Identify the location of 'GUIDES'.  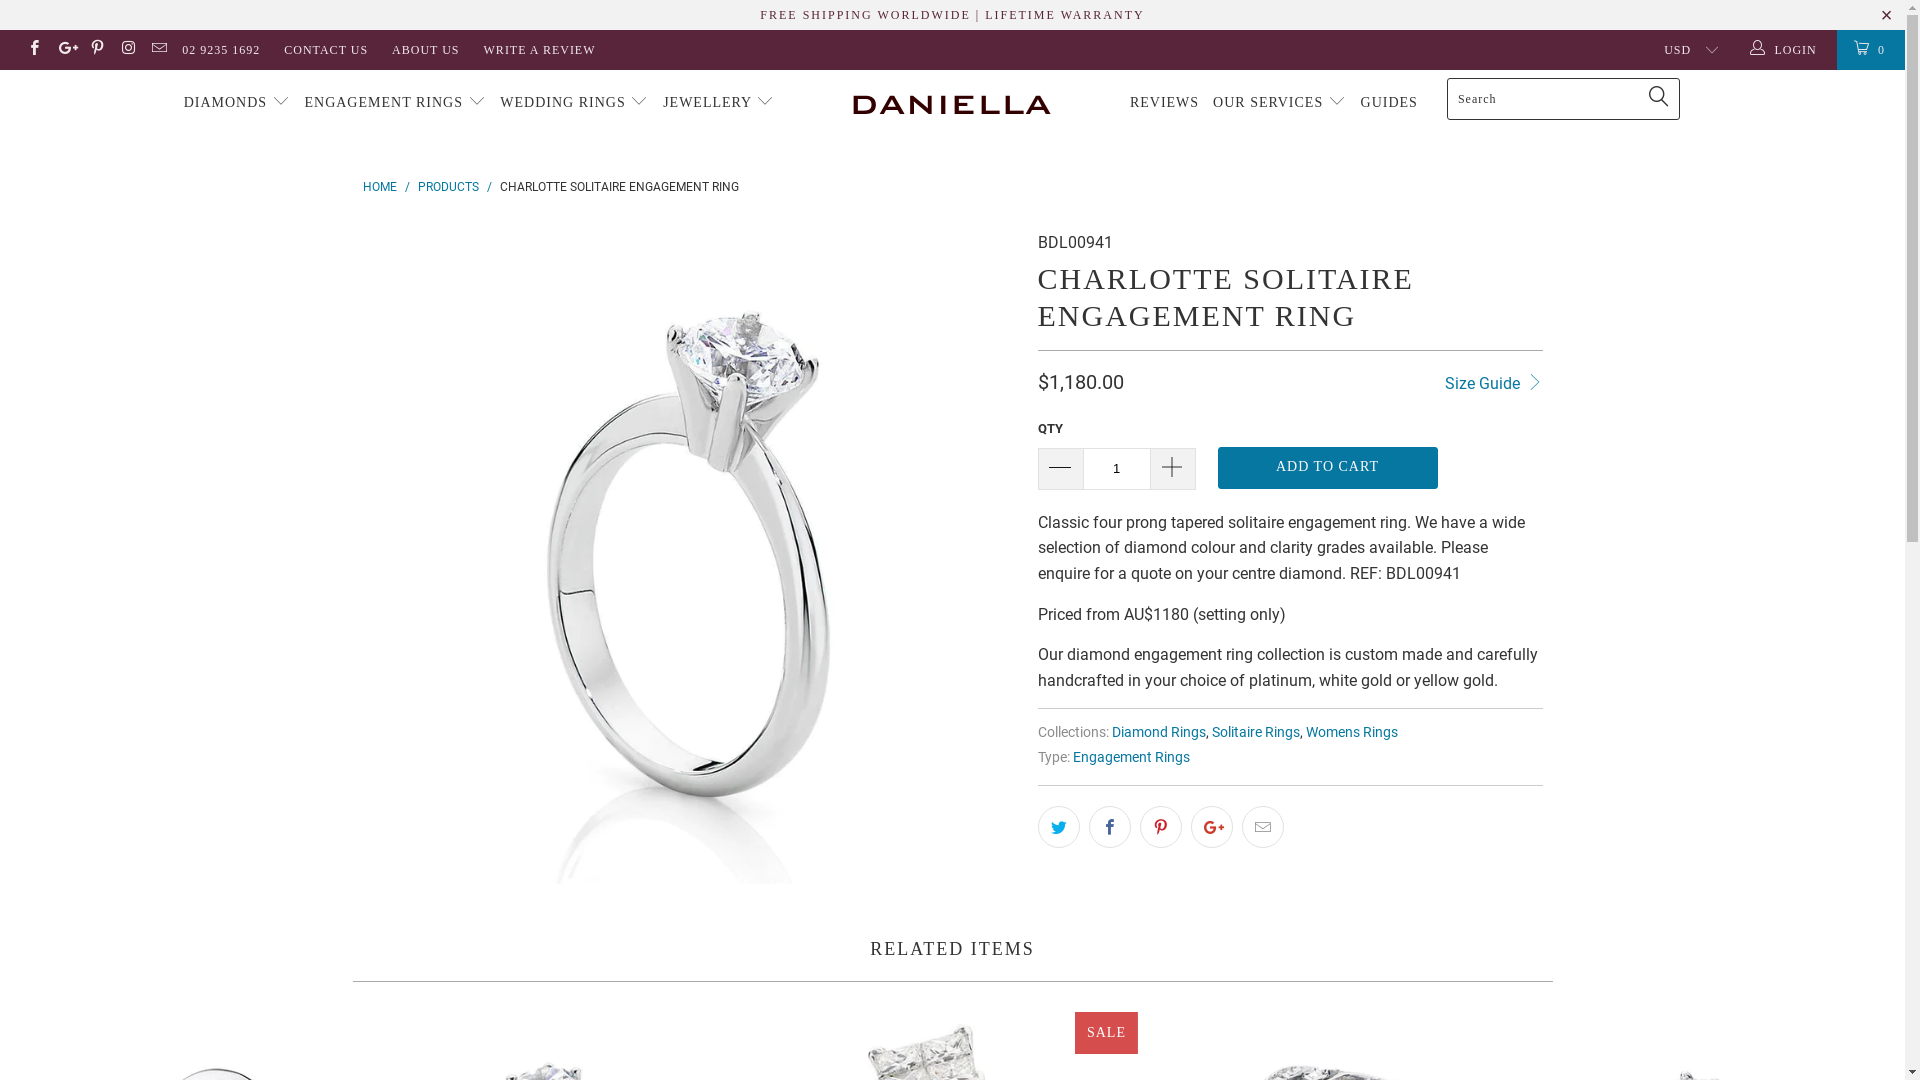
(1388, 103).